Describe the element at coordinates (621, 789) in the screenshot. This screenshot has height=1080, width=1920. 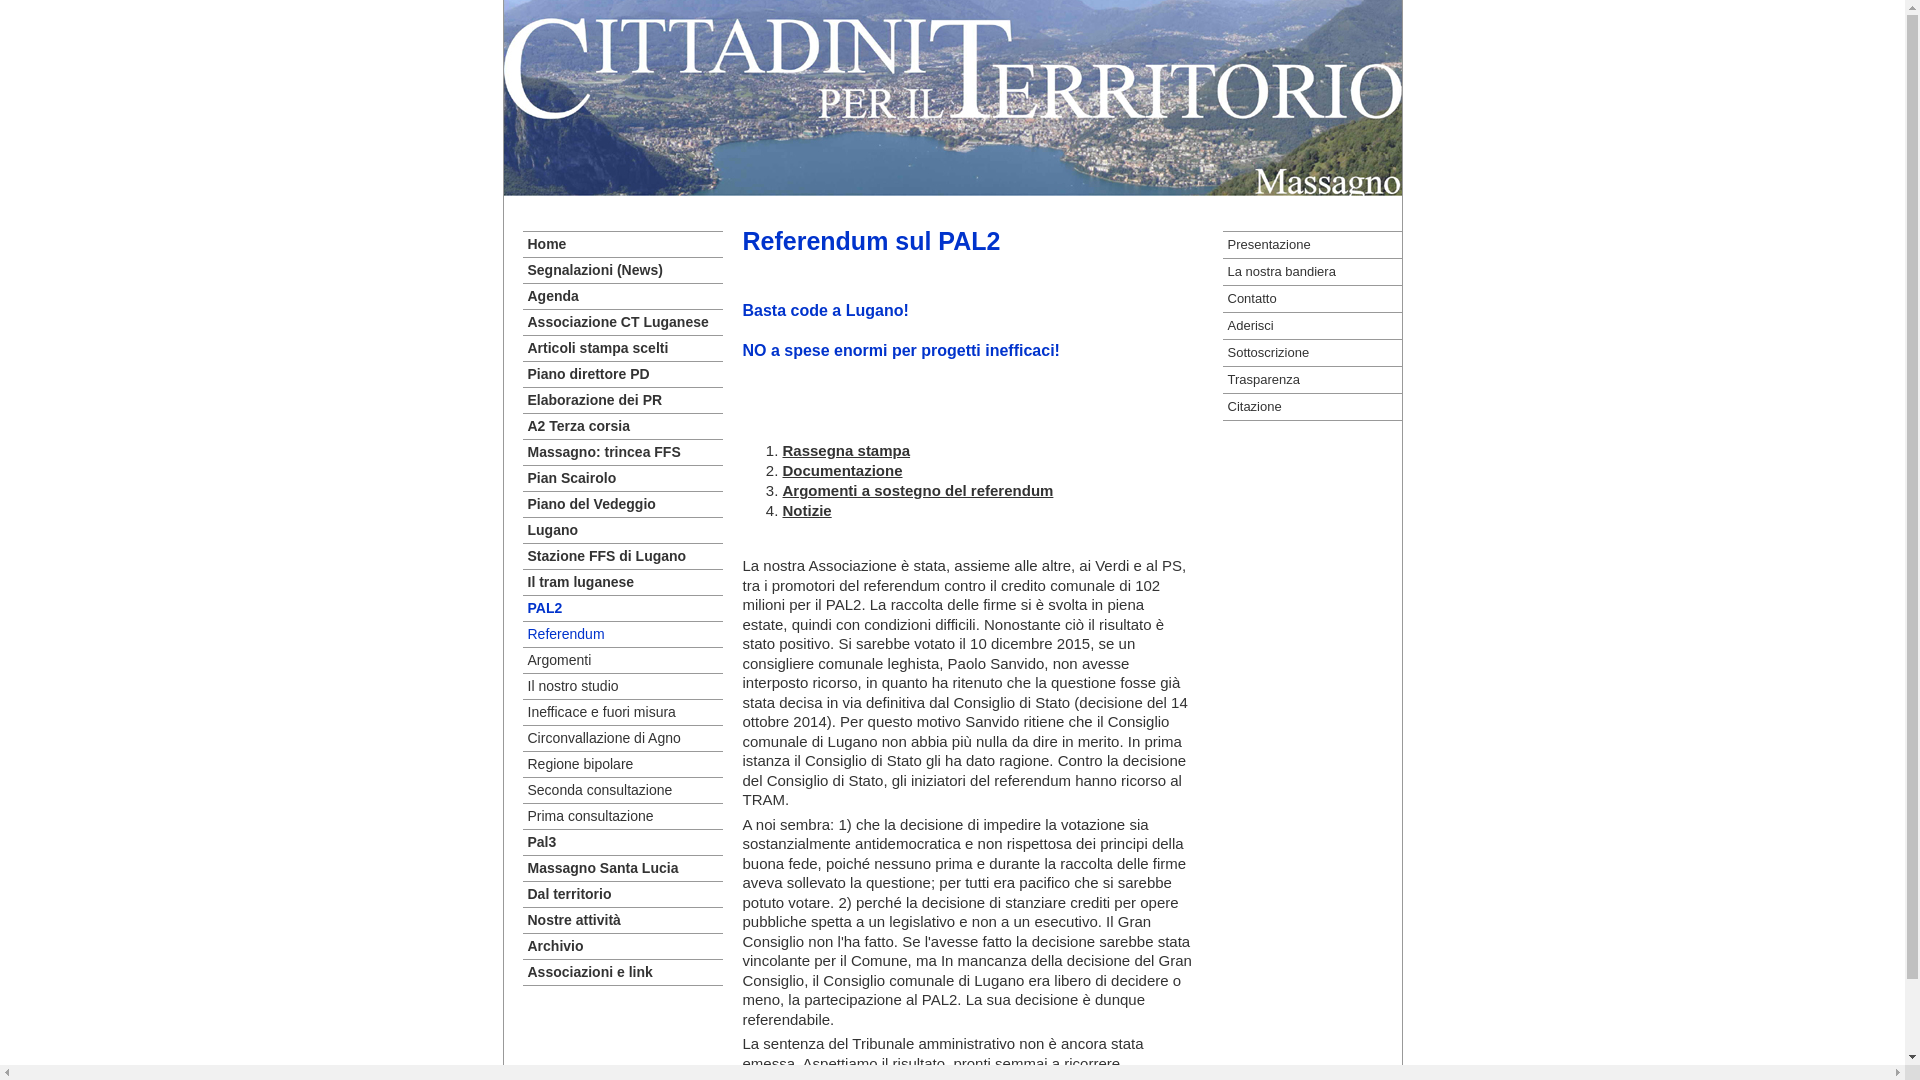
I see `'Seconda consultazione'` at that location.